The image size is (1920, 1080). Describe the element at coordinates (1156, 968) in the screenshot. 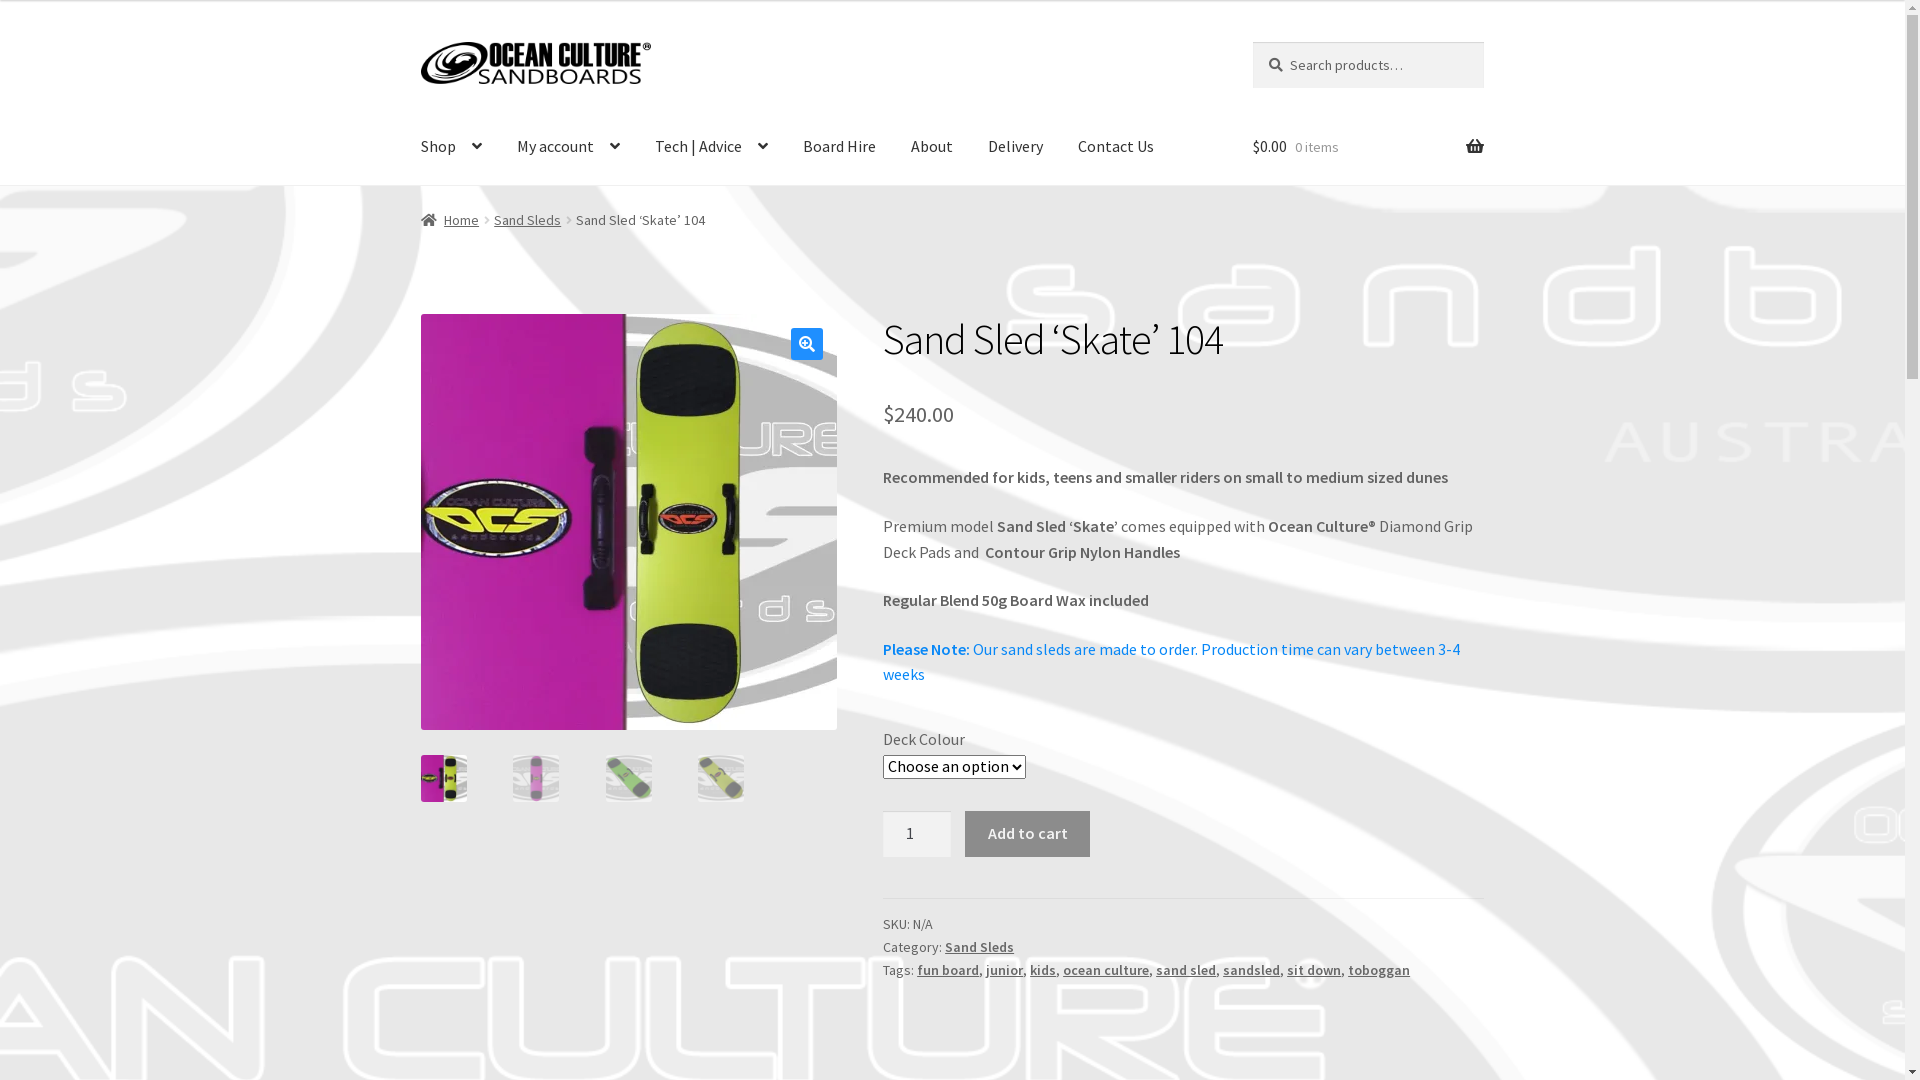

I see `'sand sled'` at that location.